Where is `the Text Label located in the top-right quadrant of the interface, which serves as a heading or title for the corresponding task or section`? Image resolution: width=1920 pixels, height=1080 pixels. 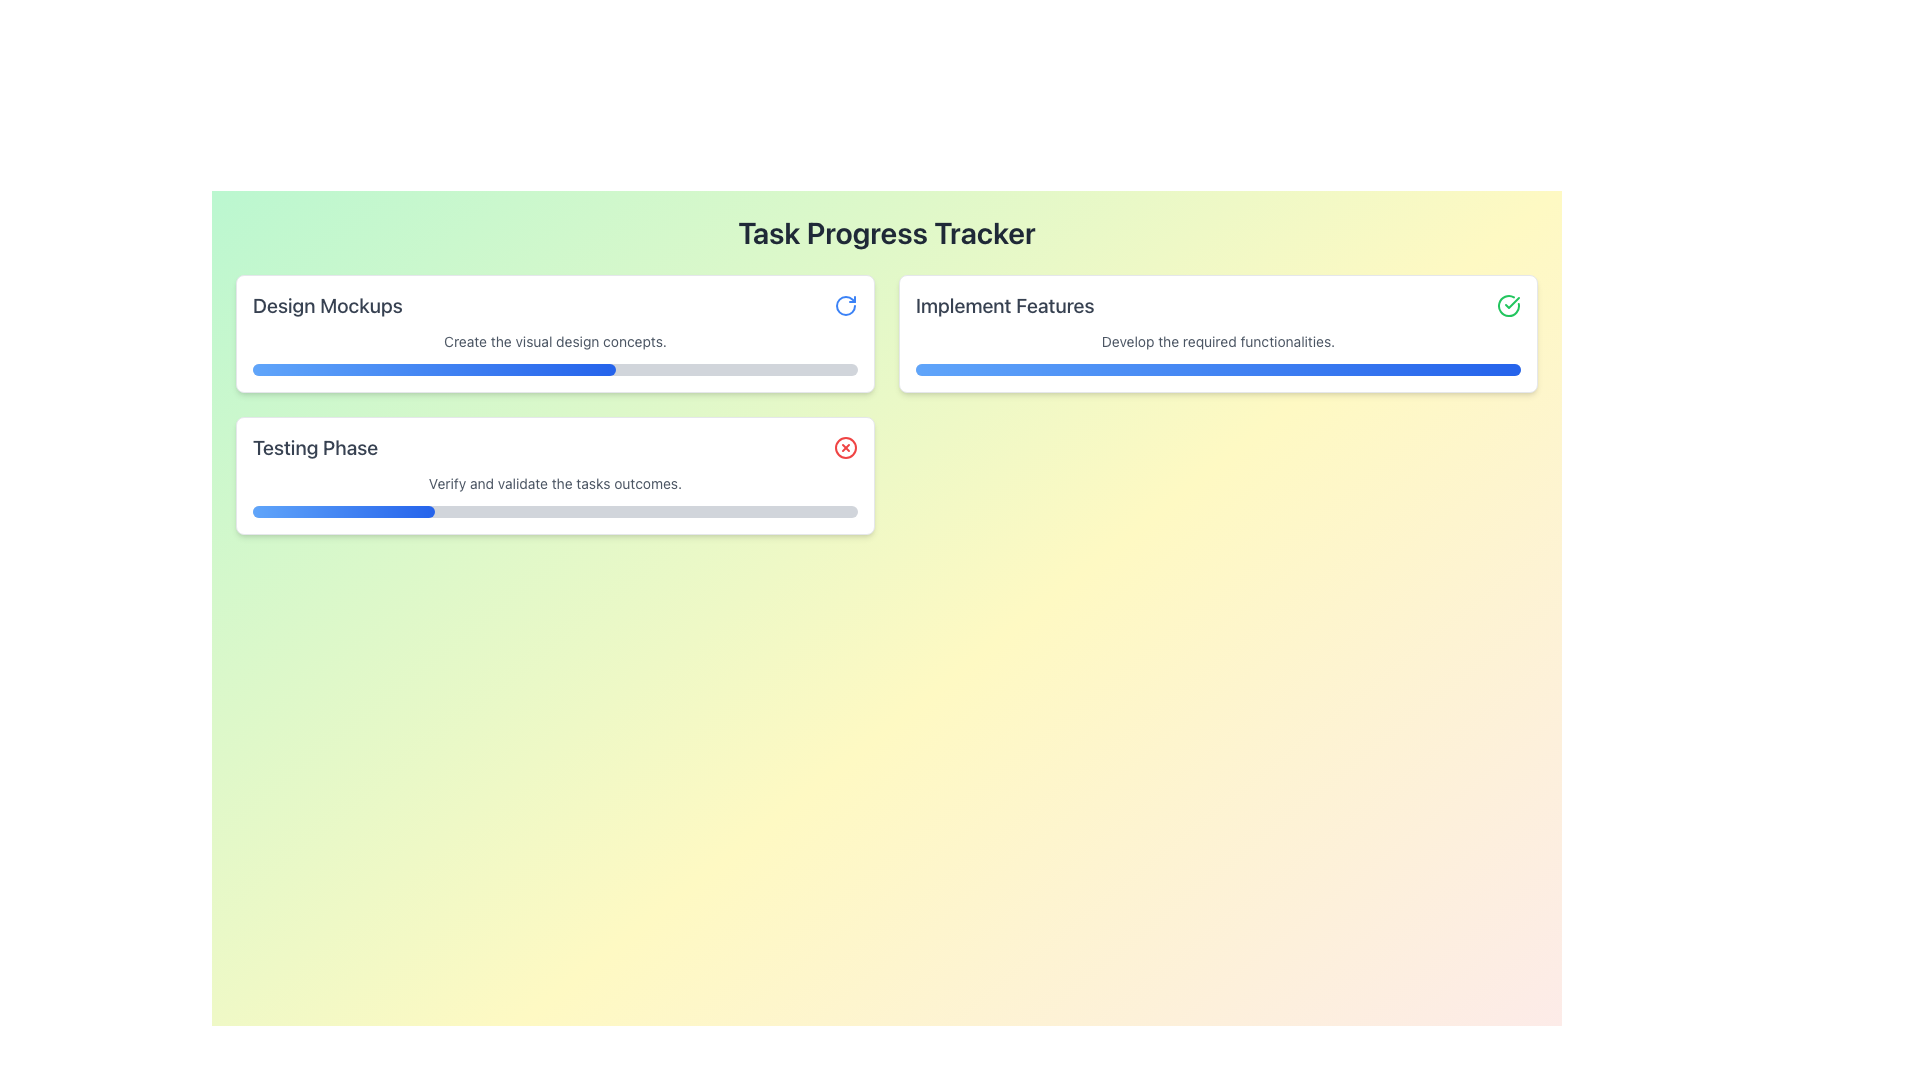
the Text Label located in the top-right quadrant of the interface, which serves as a heading or title for the corresponding task or section is located at coordinates (1005, 305).